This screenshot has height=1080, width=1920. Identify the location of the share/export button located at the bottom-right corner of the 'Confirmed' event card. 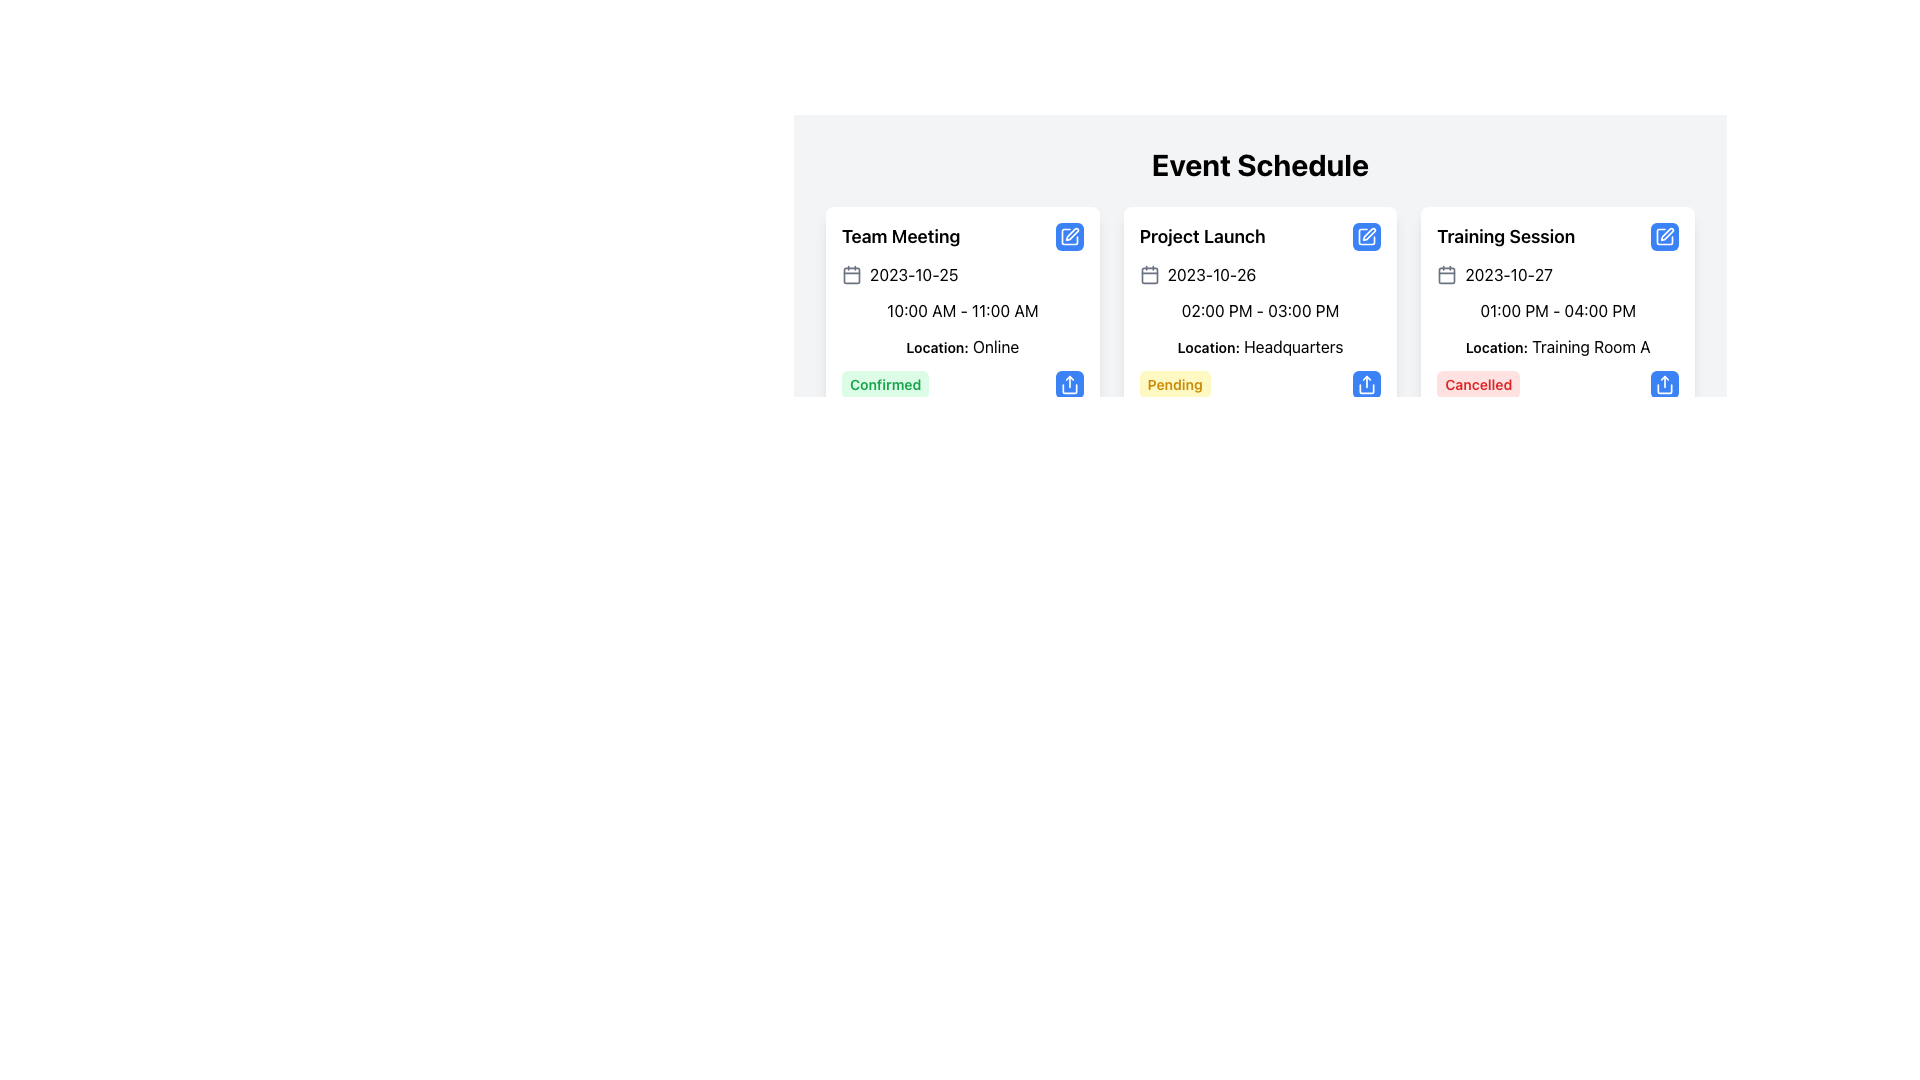
(1068, 385).